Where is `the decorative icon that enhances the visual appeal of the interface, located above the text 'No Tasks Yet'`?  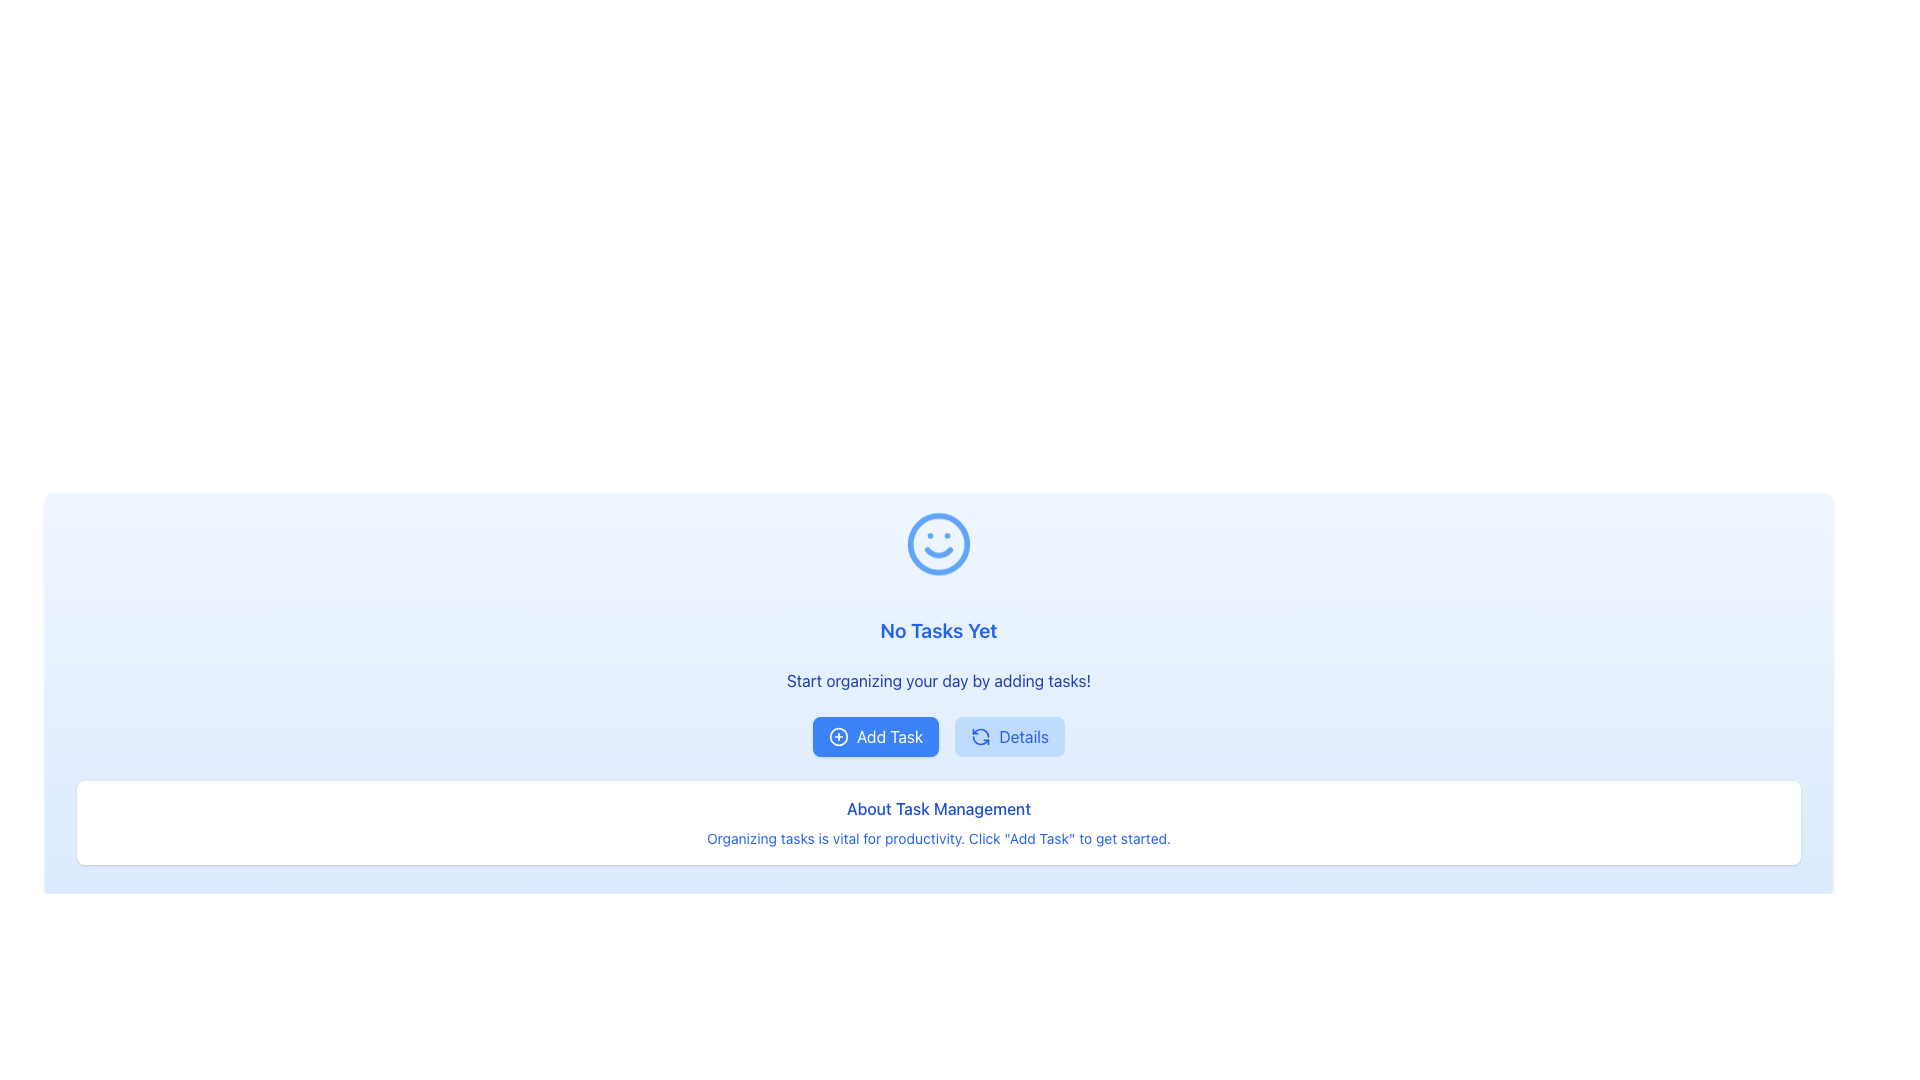 the decorative icon that enhances the visual appeal of the interface, located above the text 'No Tasks Yet' is located at coordinates (938, 555).